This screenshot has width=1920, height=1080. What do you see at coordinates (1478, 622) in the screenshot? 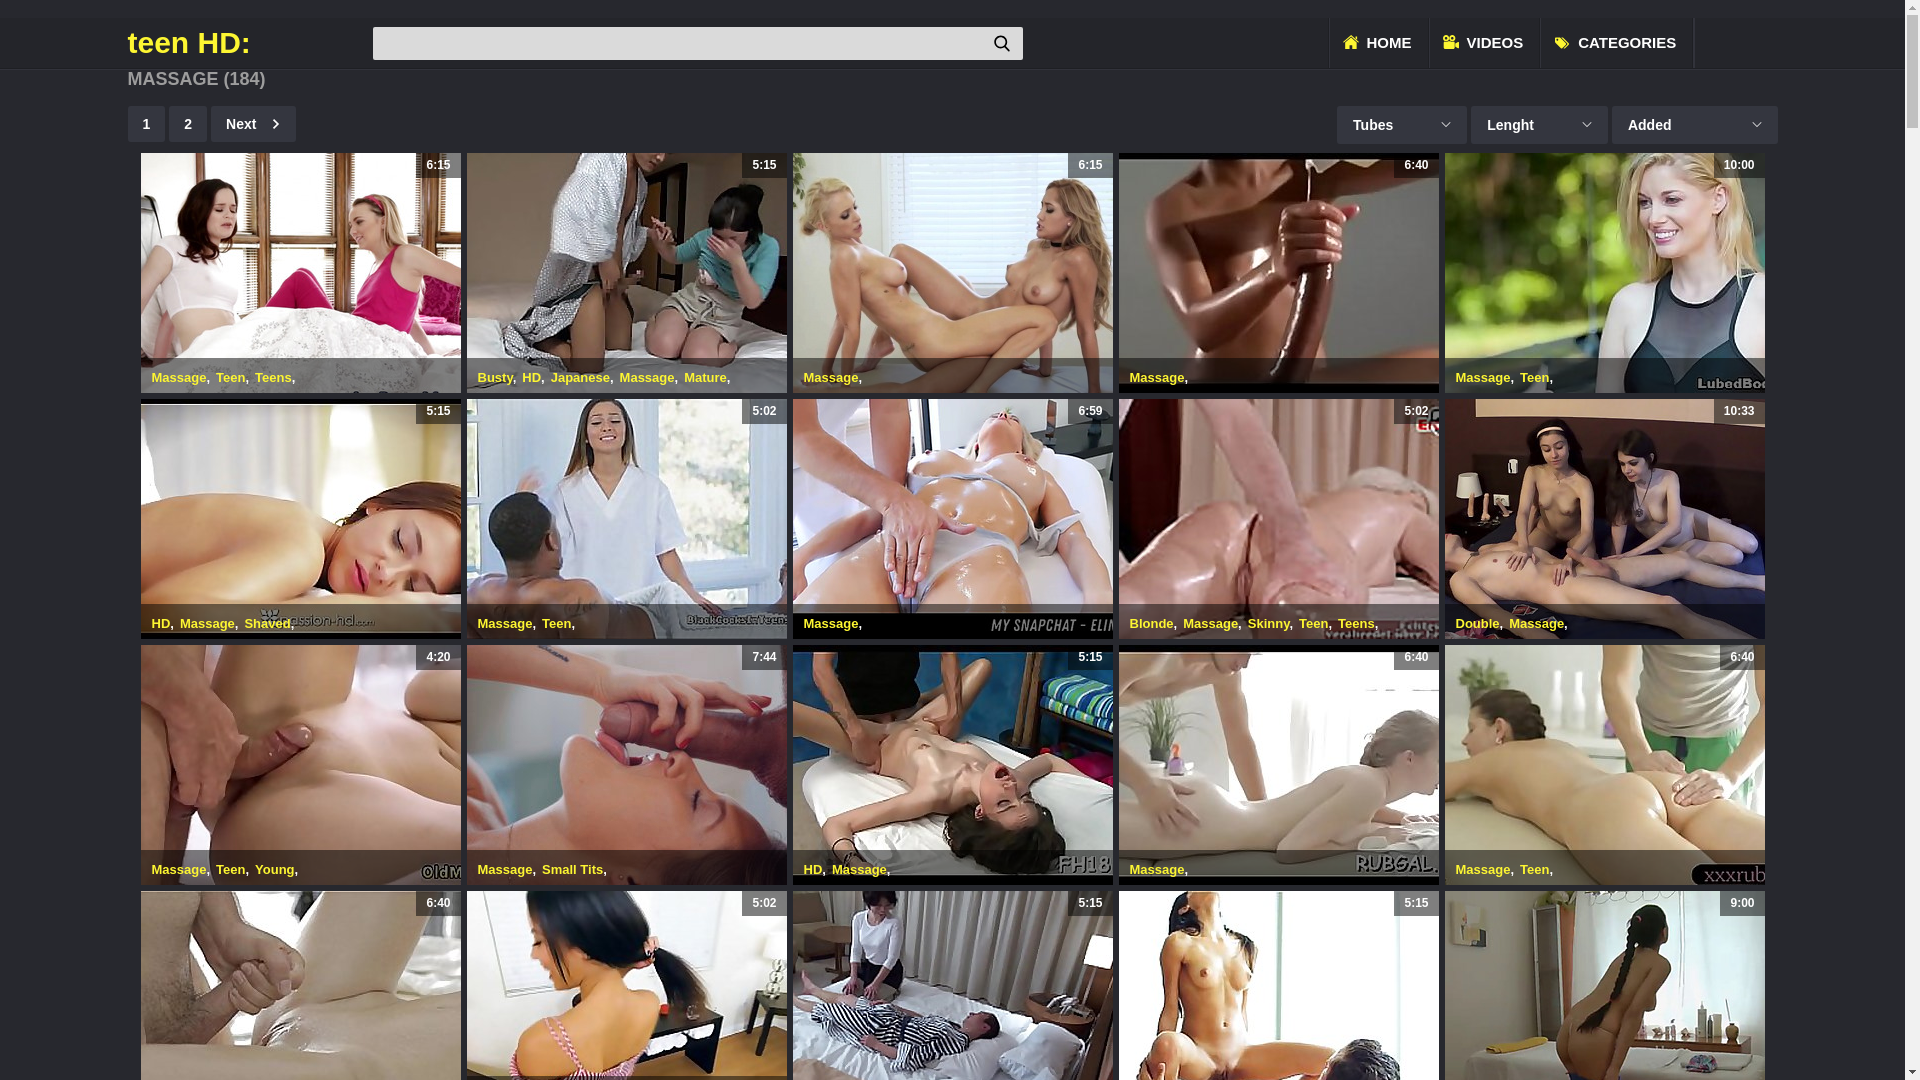
I see `'Double'` at bounding box center [1478, 622].